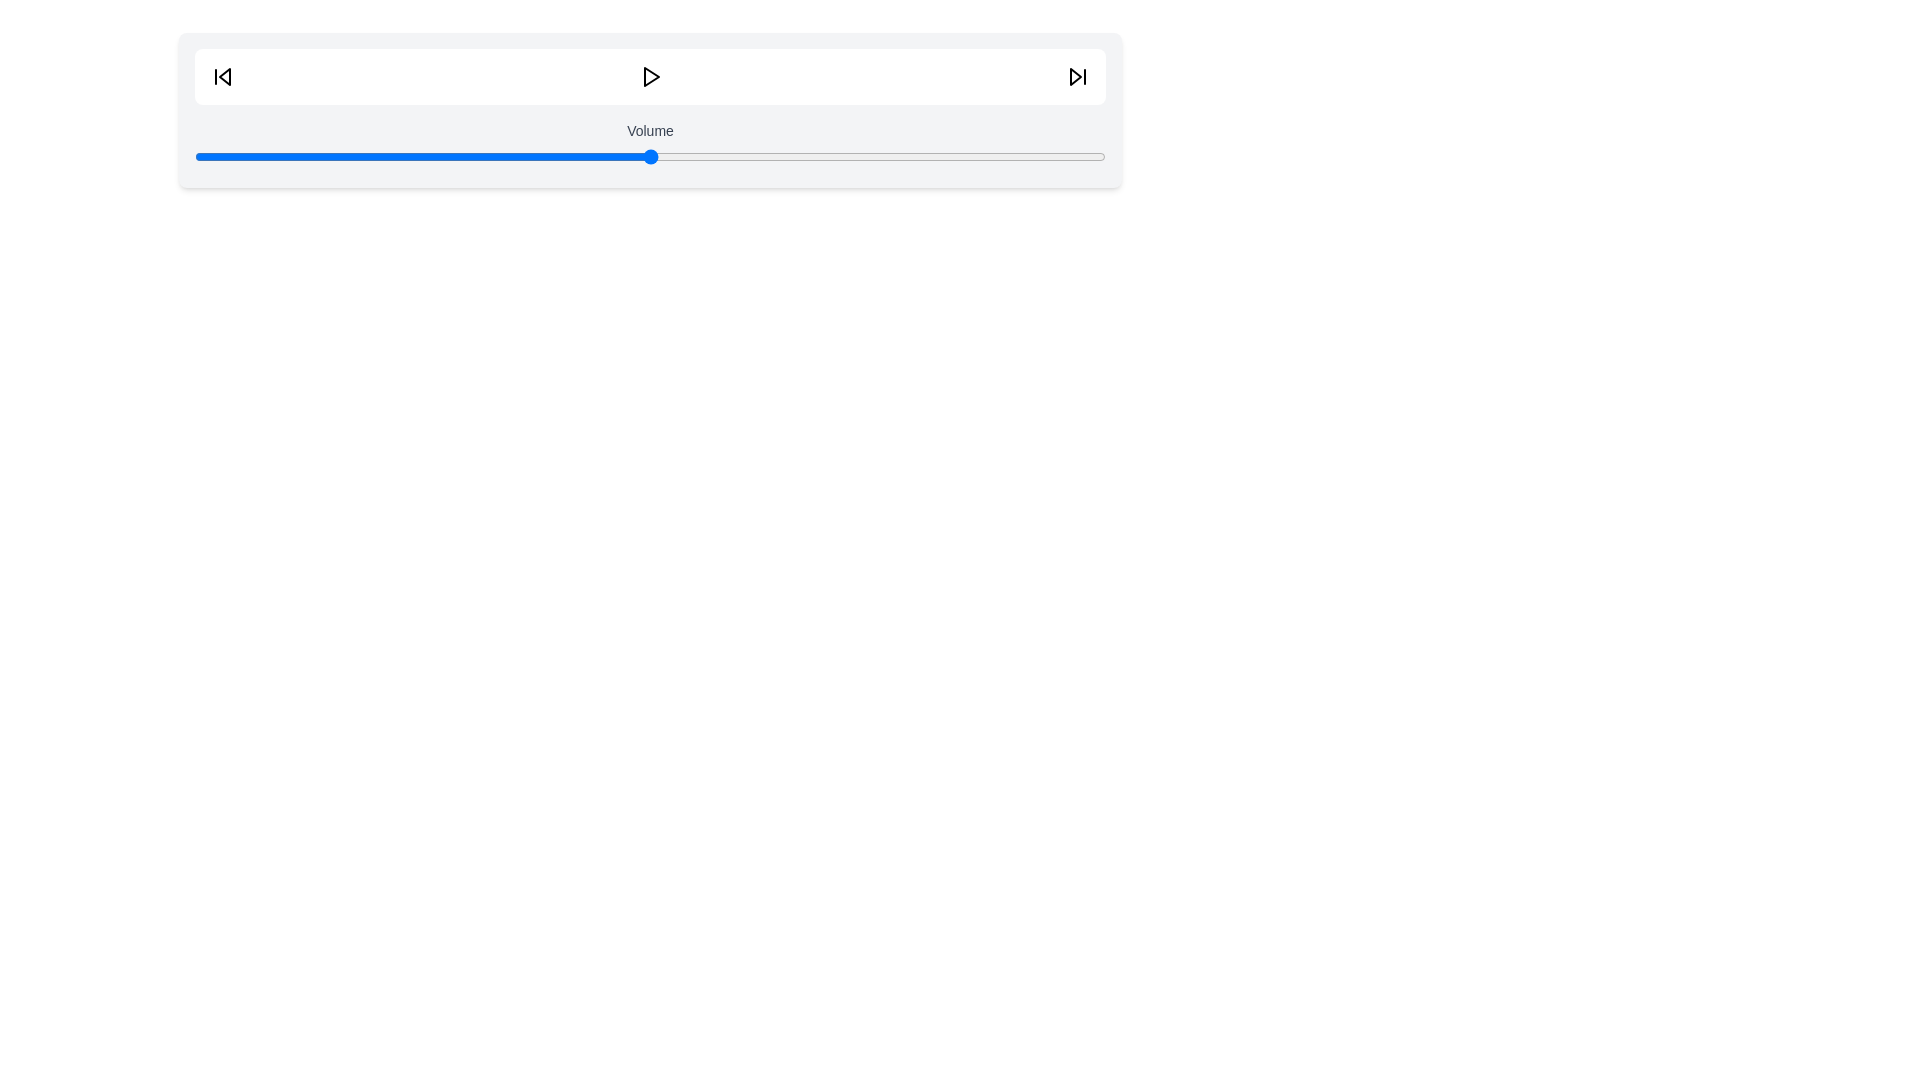 This screenshot has width=1920, height=1080. I want to click on the skip-backward button located at the top left of the media control interface, so click(222, 76).